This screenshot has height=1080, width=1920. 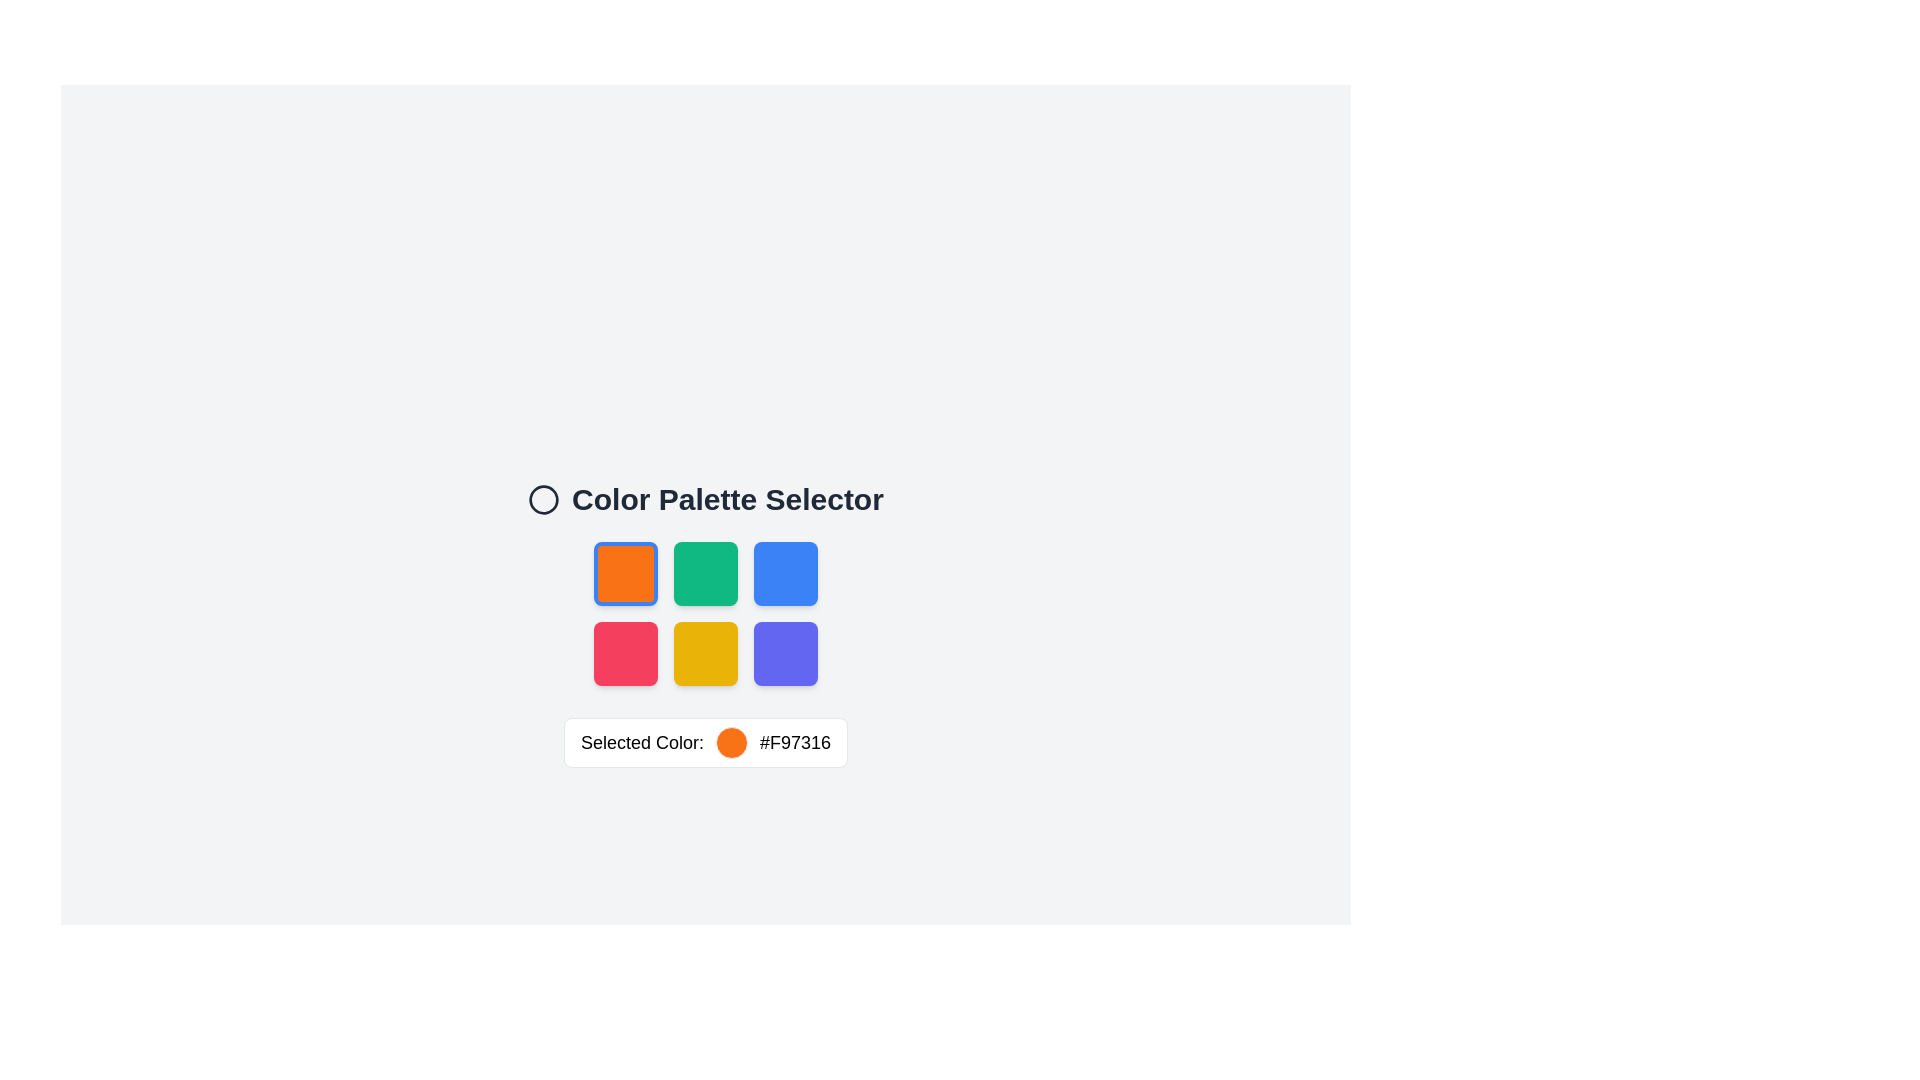 What do you see at coordinates (642, 743) in the screenshot?
I see `the Text Label that indicates the meaning of the data displayed next to the user's selected color` at bounding box center [642, 743].